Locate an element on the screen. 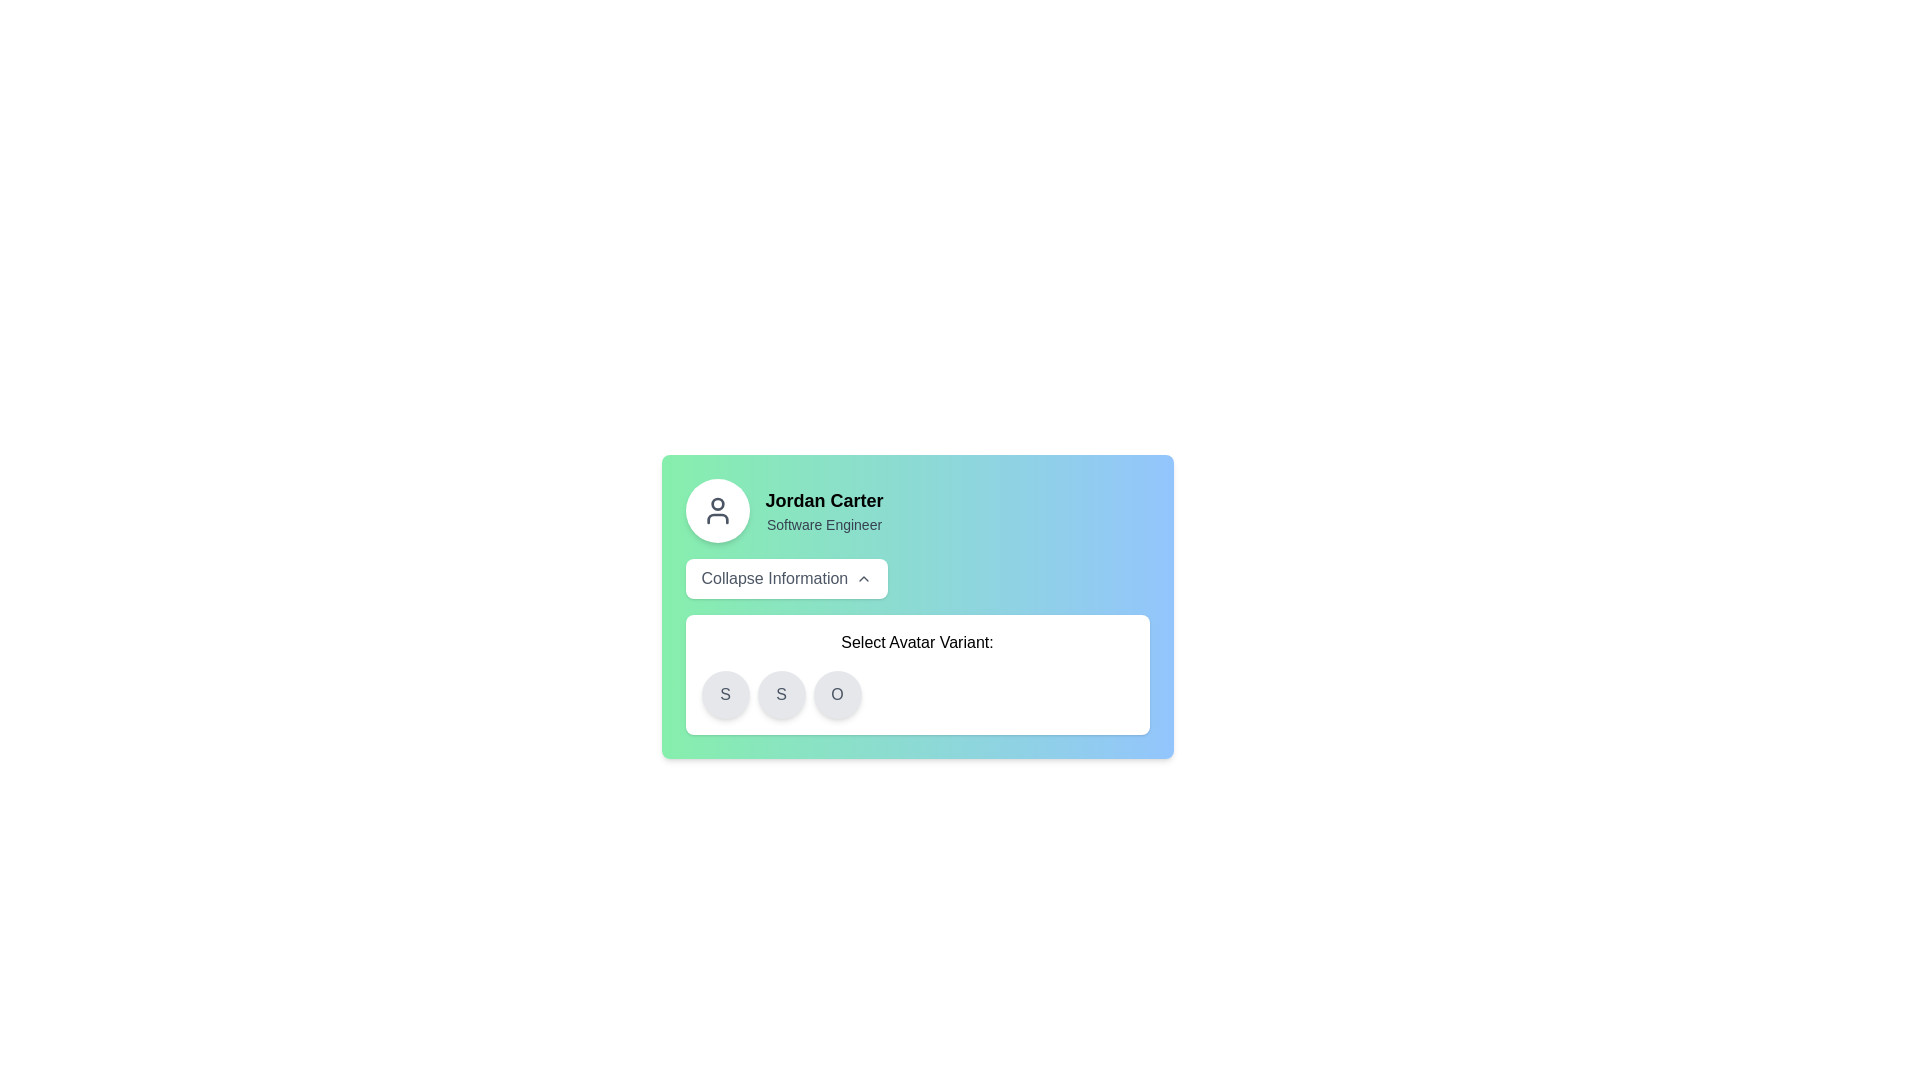 Image resolution: width=1920 pixels, height=1080 pixels. the first circular button is located at coordinates (724, 693).